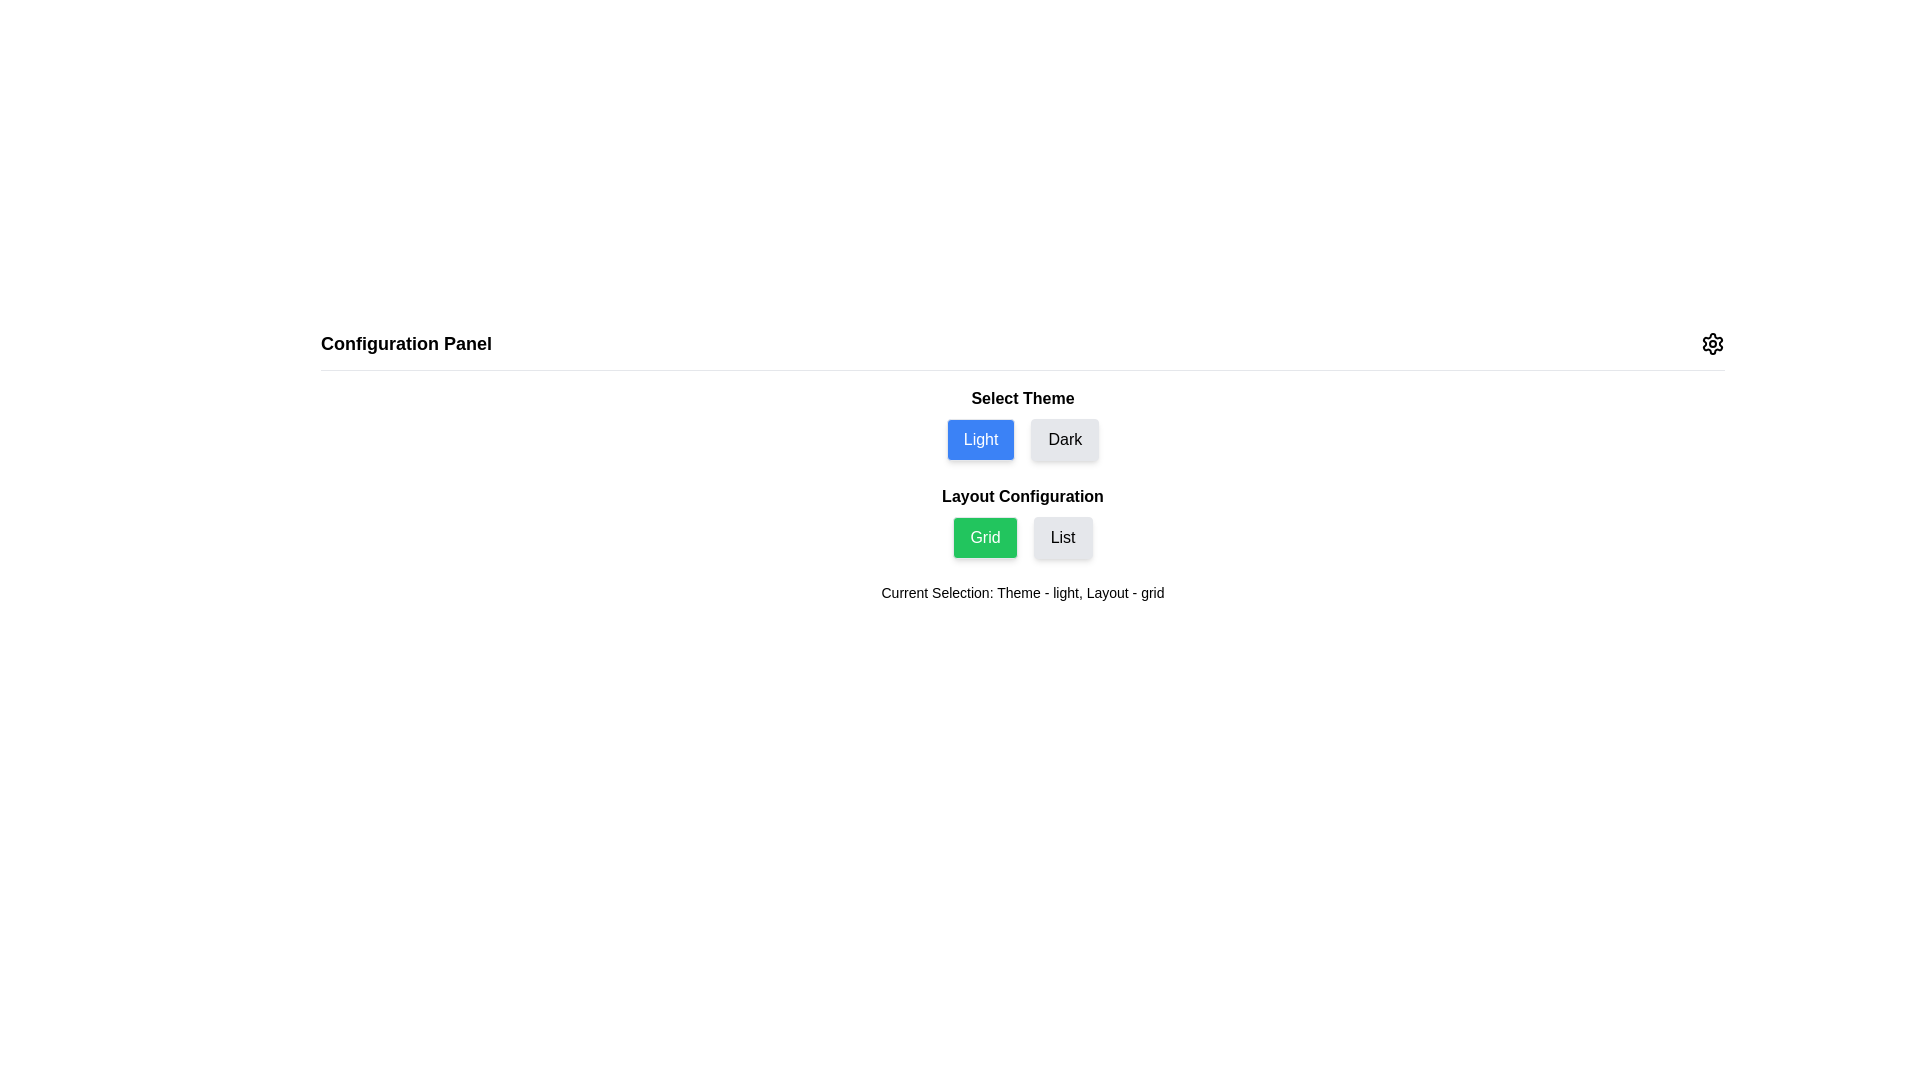 The image size is (1920, 1080). I want to click on the 'List View' button located to the right of the 'Grid' button in the 'Layout Configuration' section, so click(1062, 536).